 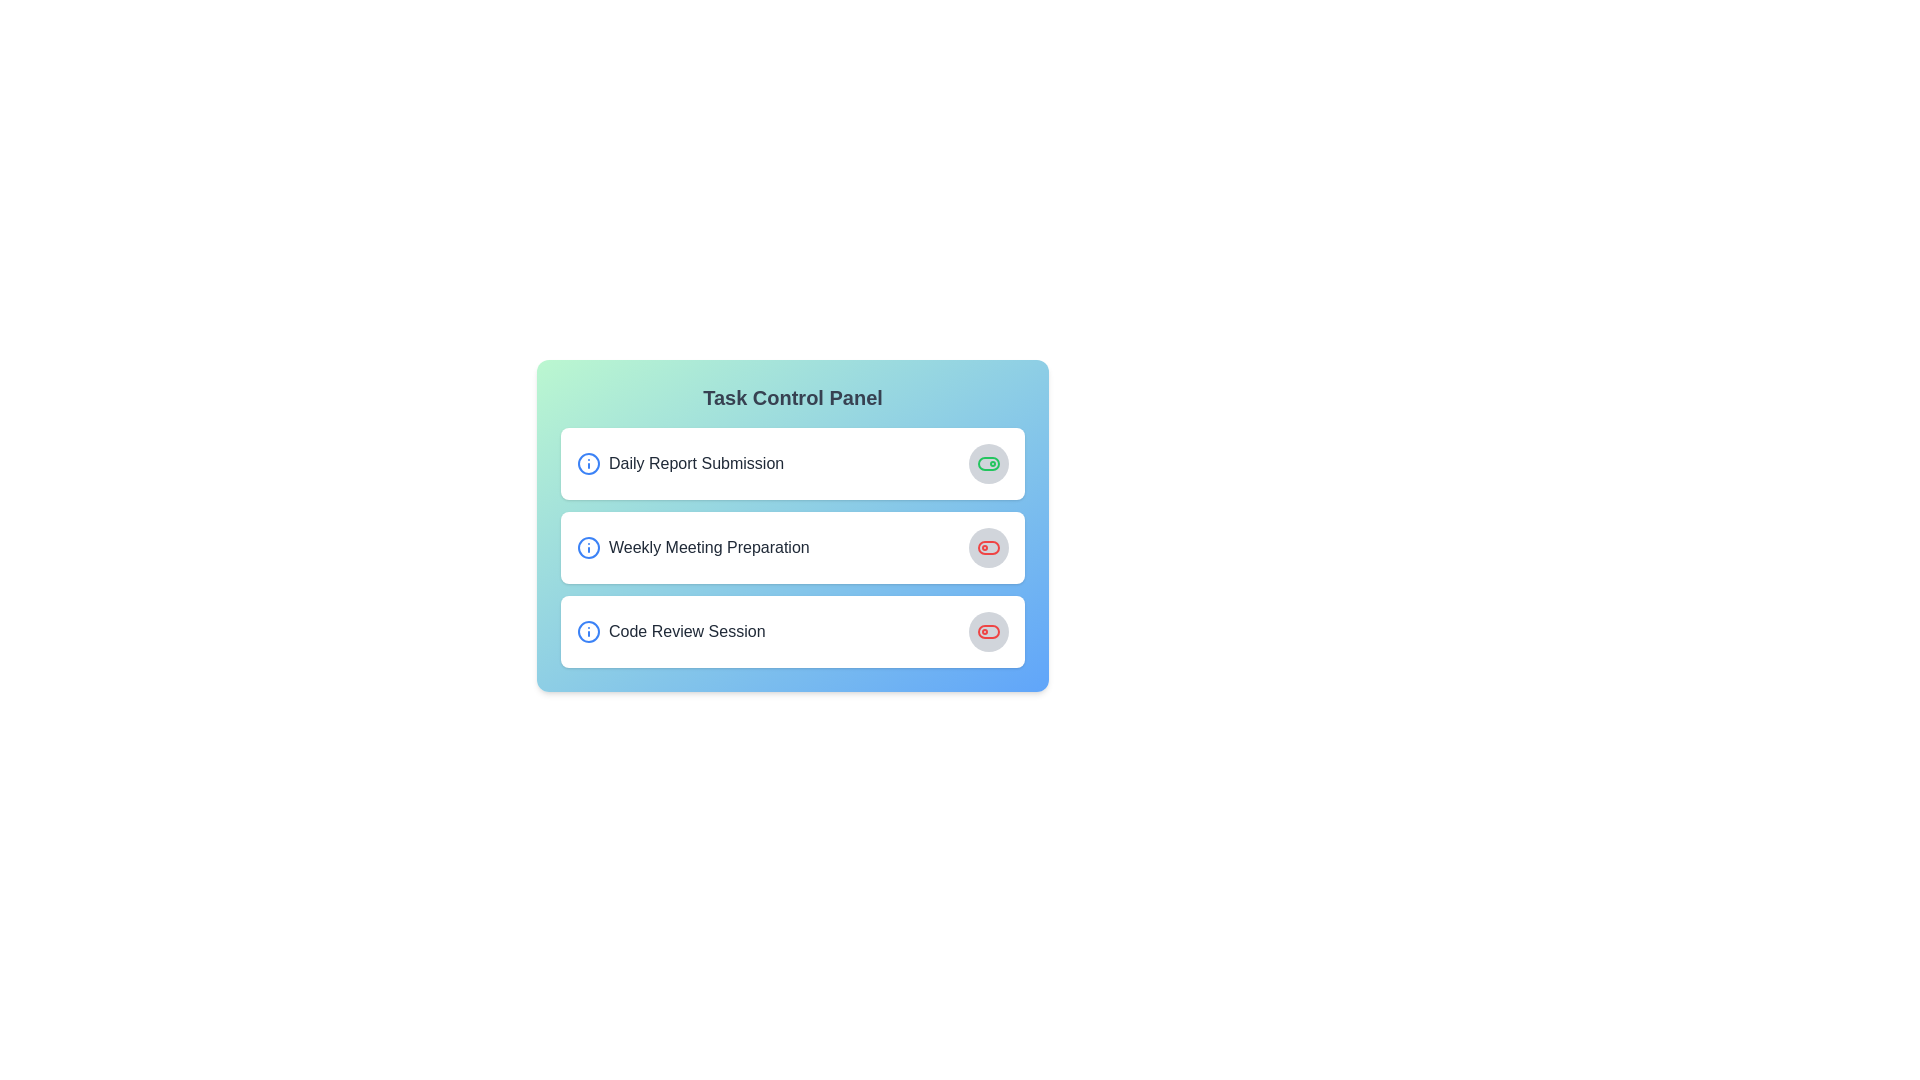 I want to click on the appearance of the SVG circle element that is part of the icon in the third row of the task list, so click(x=588, y=632).